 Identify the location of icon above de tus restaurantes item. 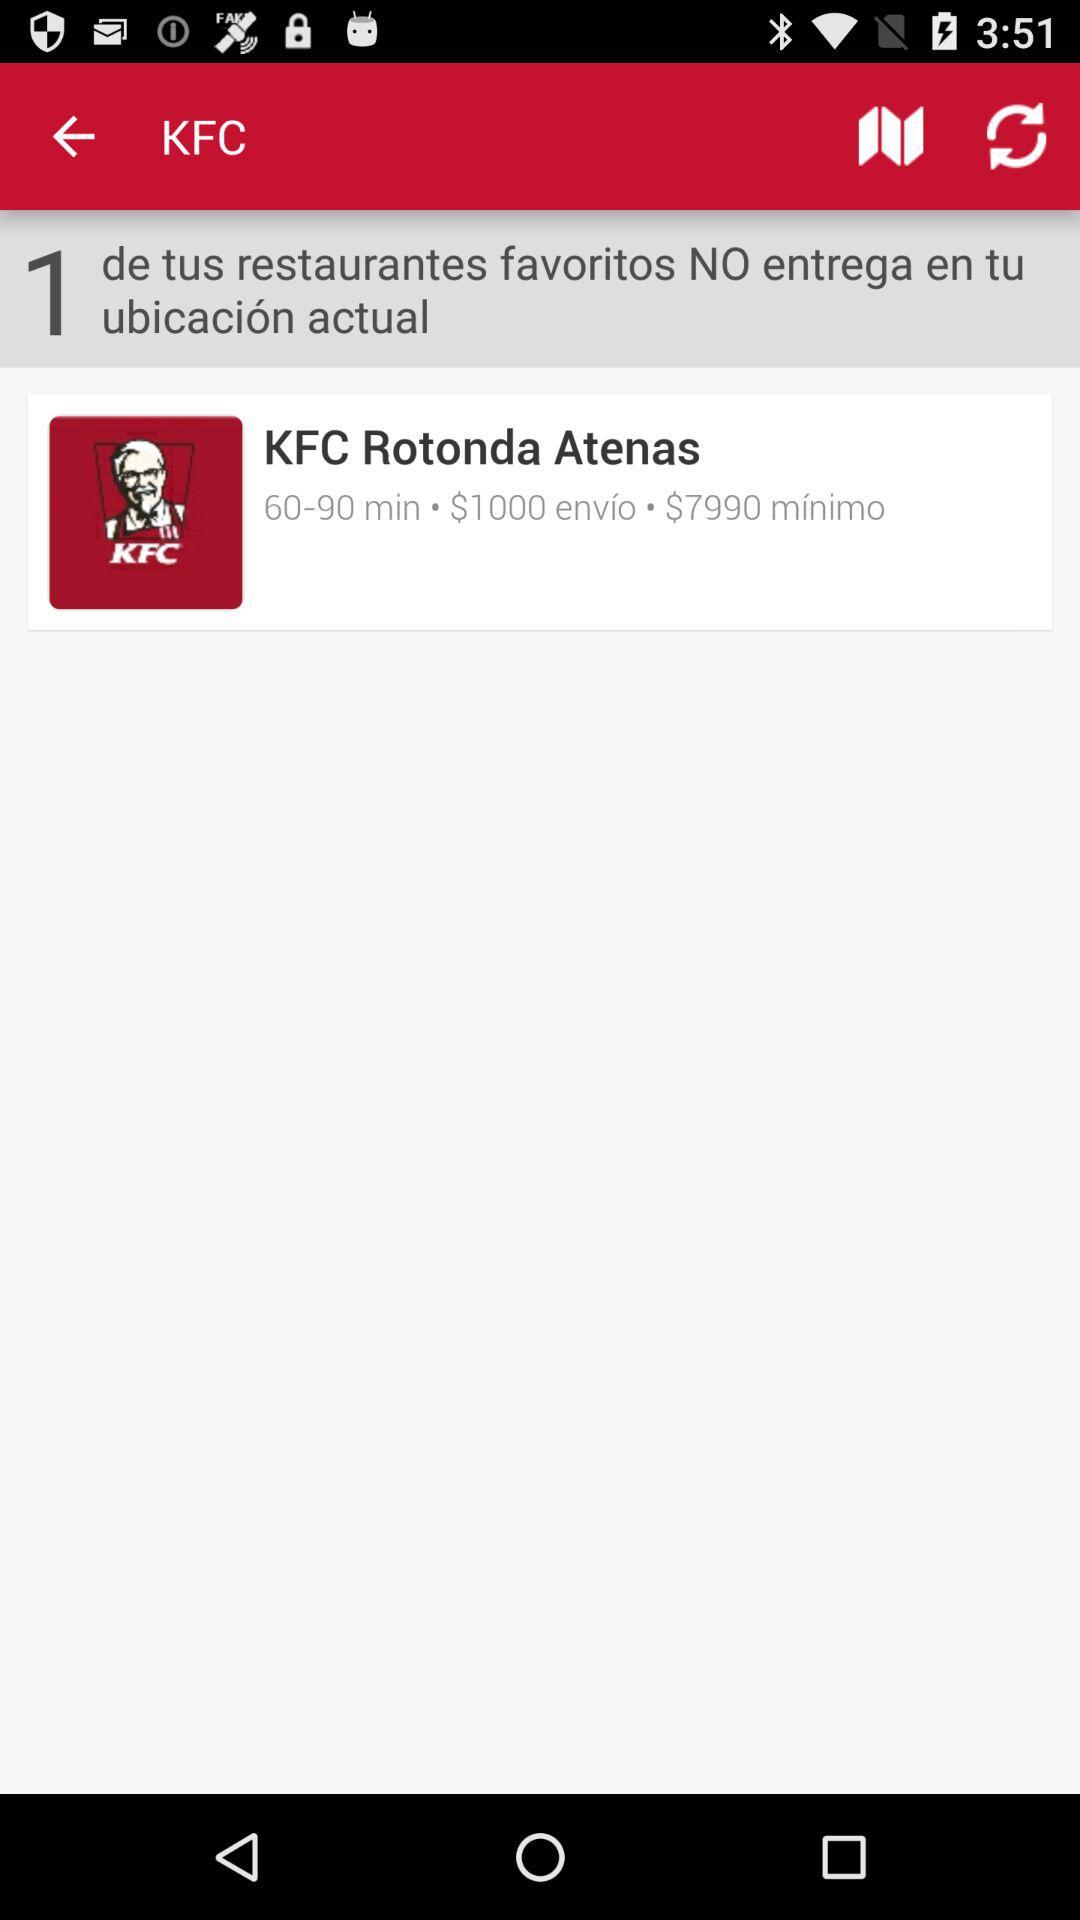
(1017, 135).